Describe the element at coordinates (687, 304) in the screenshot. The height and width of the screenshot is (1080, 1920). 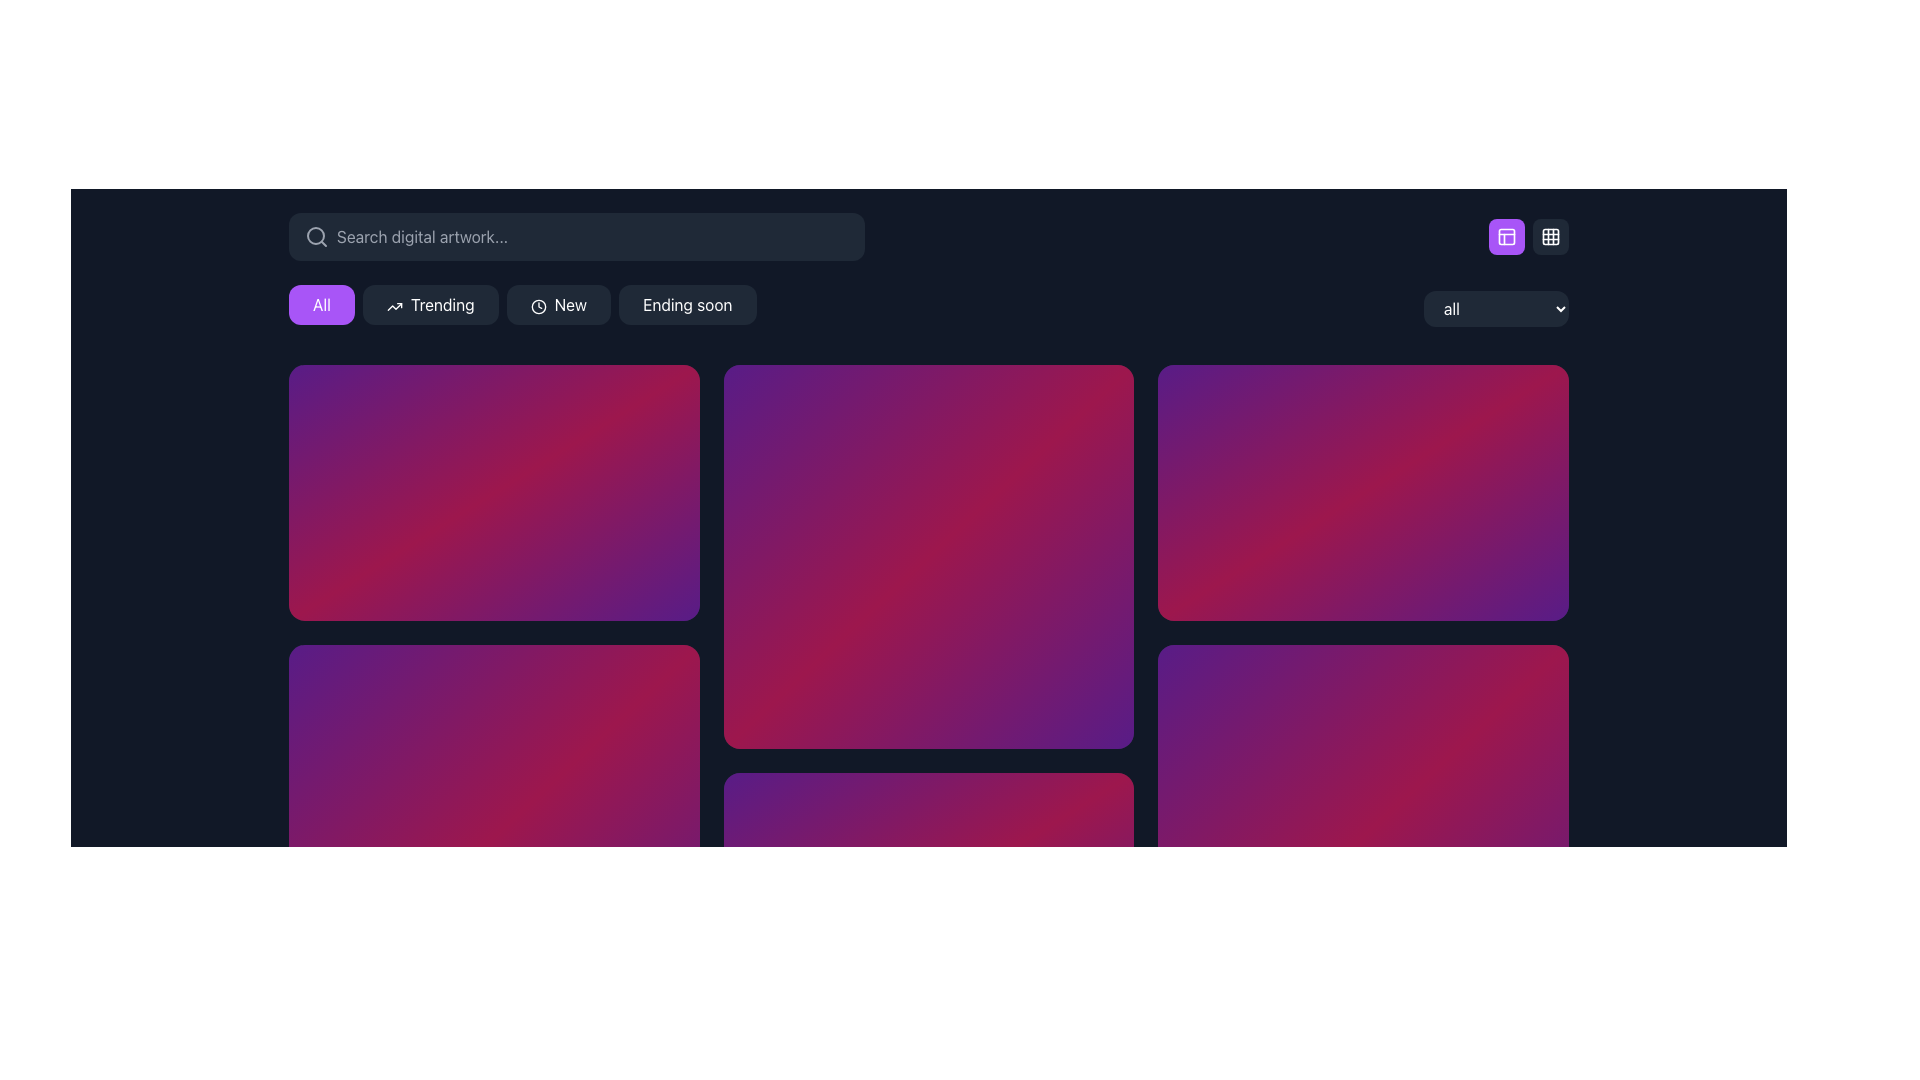
I see `the 'Ending soon' button with a dark gray background and white text to filter or display 'Ending soon' items` at that location.